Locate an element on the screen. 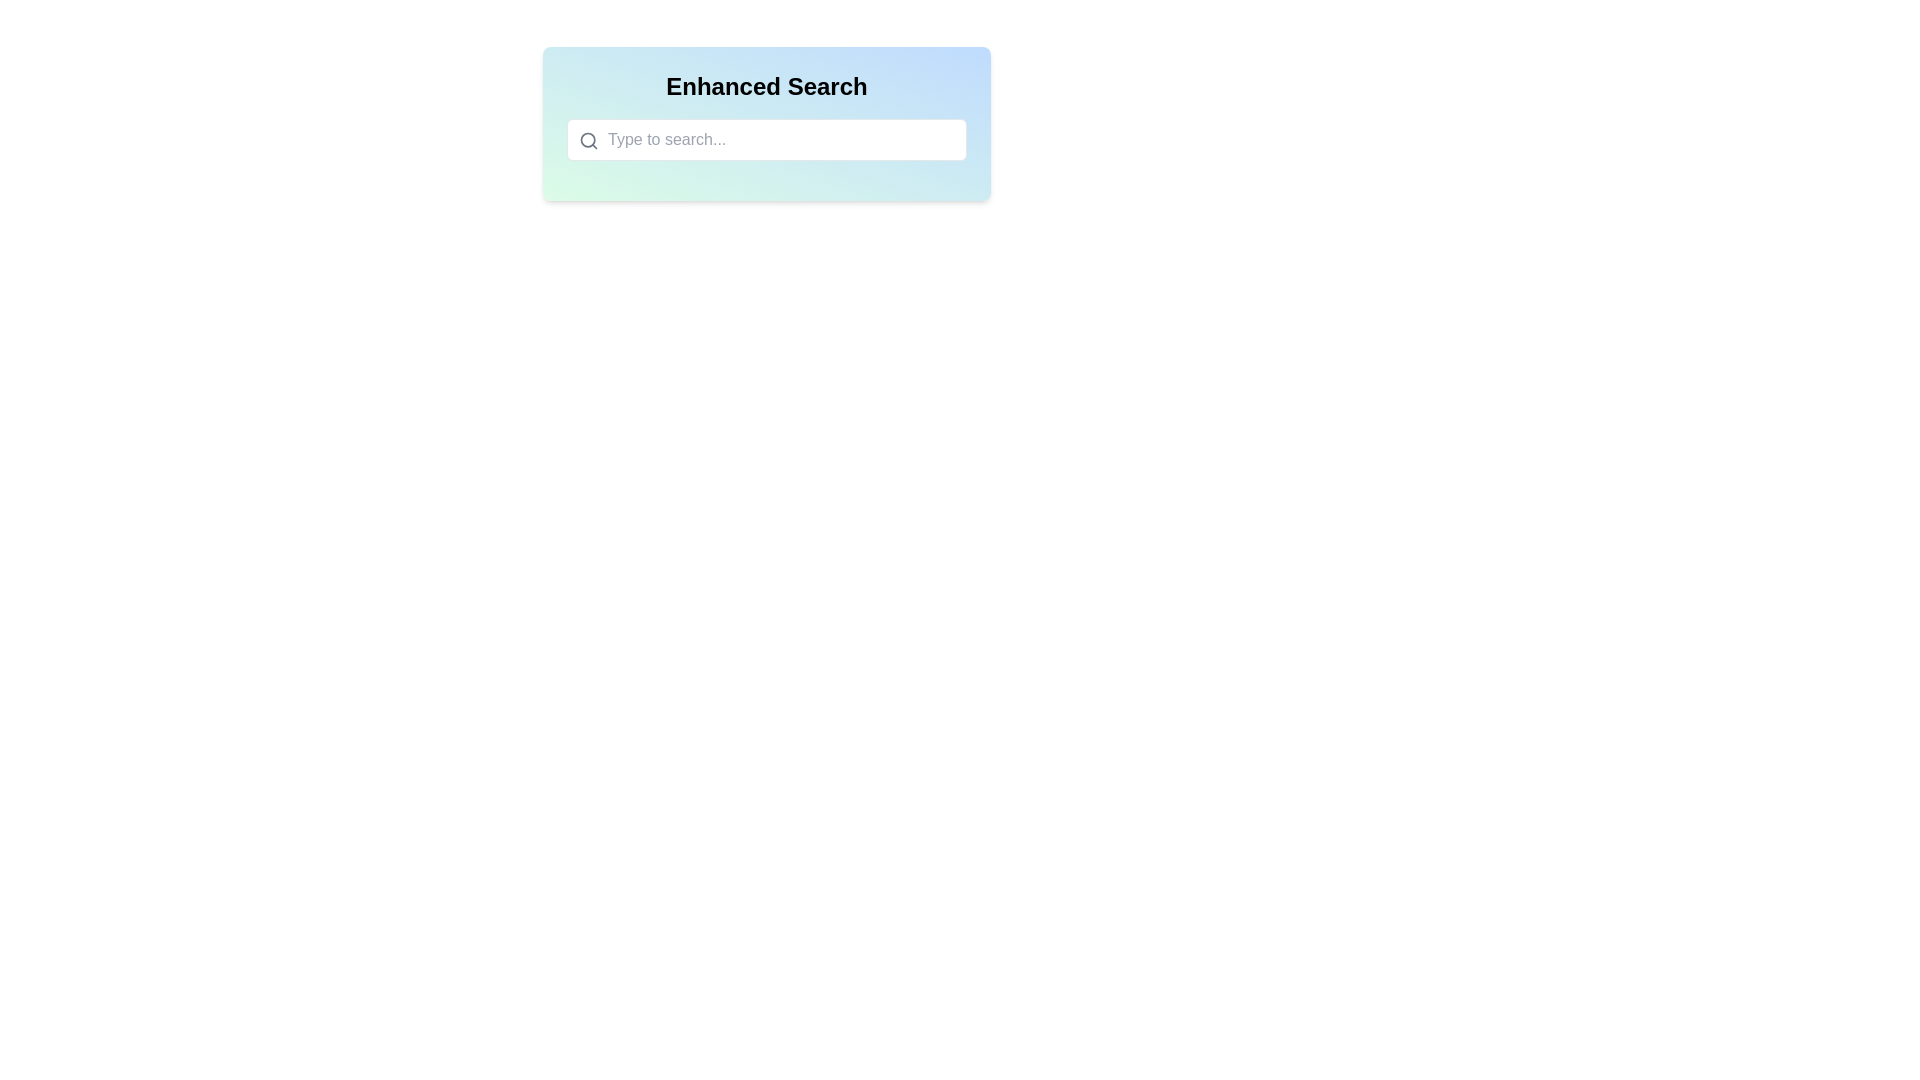  the decorative SVG circle element in the search bar, which visually represents the search functionality, located towards the left end of the text input field is located at coordinates (587, 139).